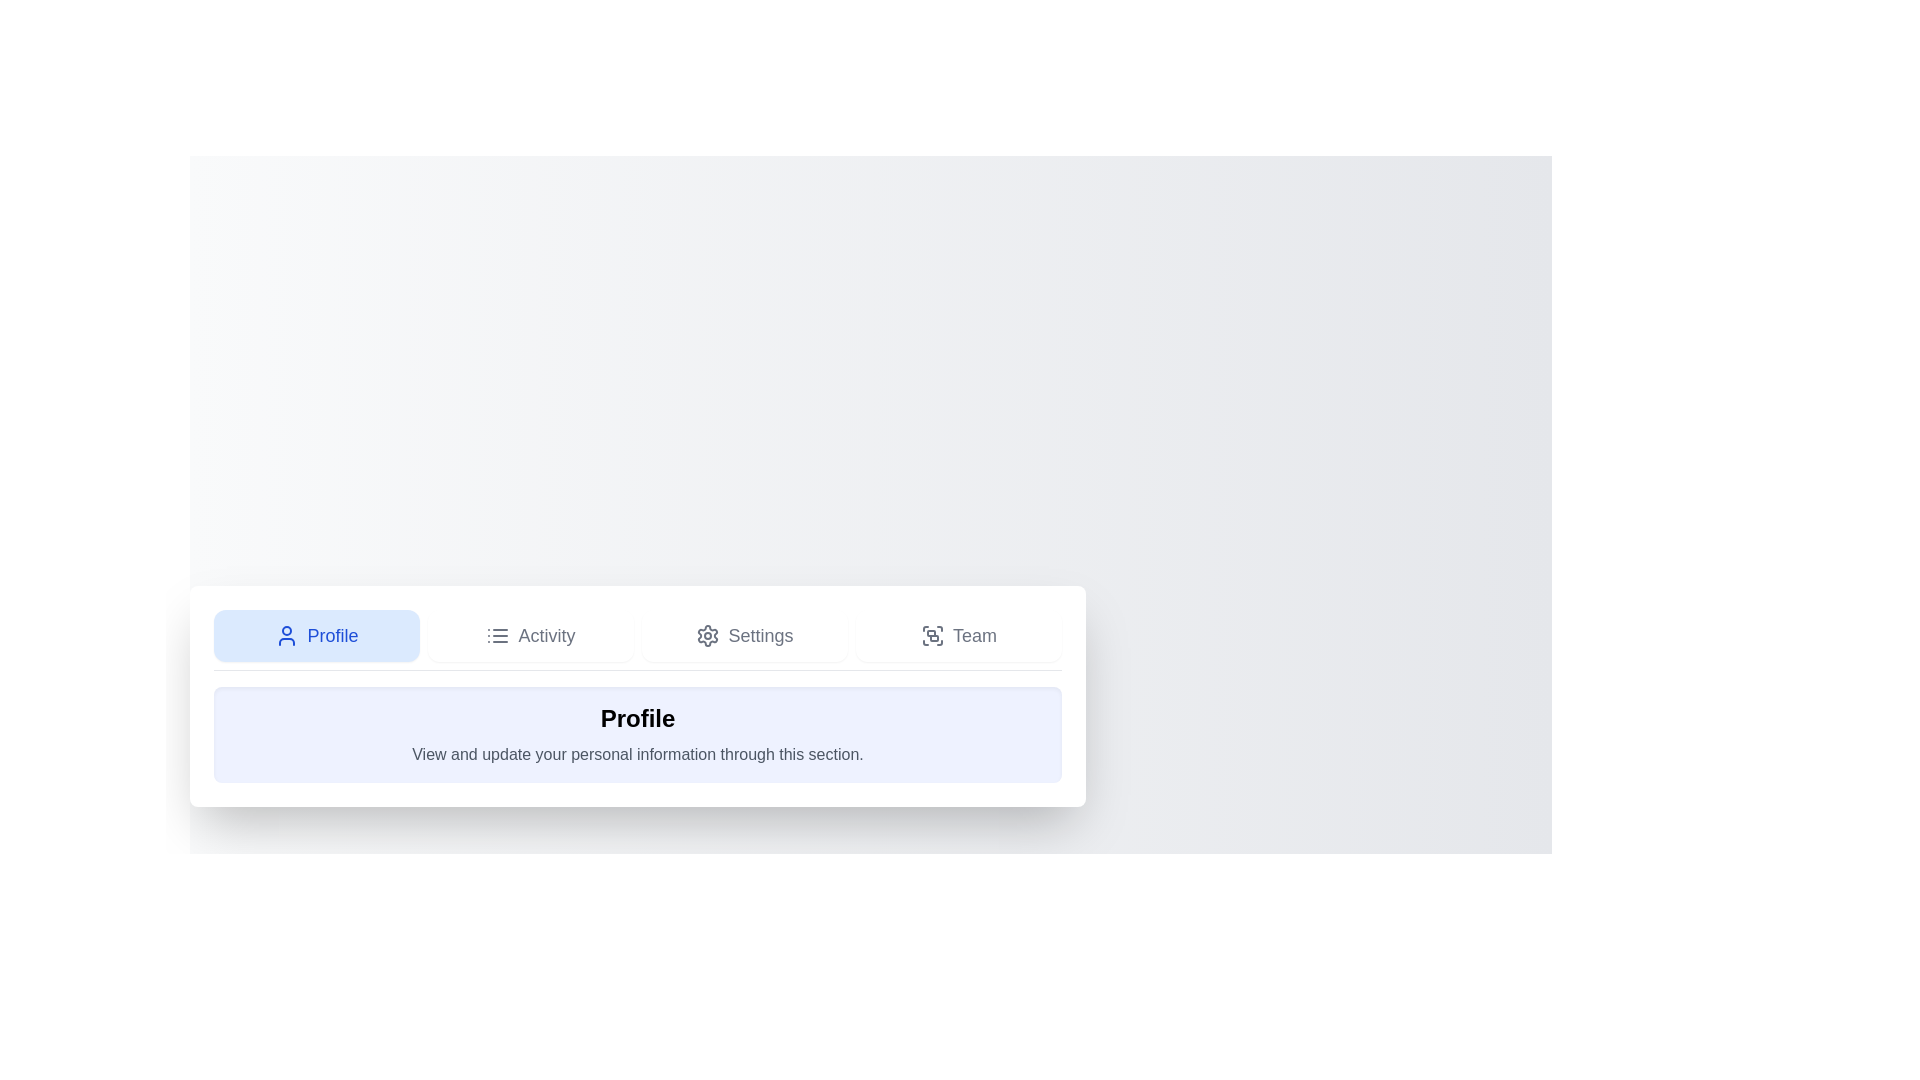 This screenshot has width=1920, height=1080. What do you see at coordinates (743, 635) in the screenshot?
I see `the tab labeled 'Settings'` at bounding box center [743, 635].